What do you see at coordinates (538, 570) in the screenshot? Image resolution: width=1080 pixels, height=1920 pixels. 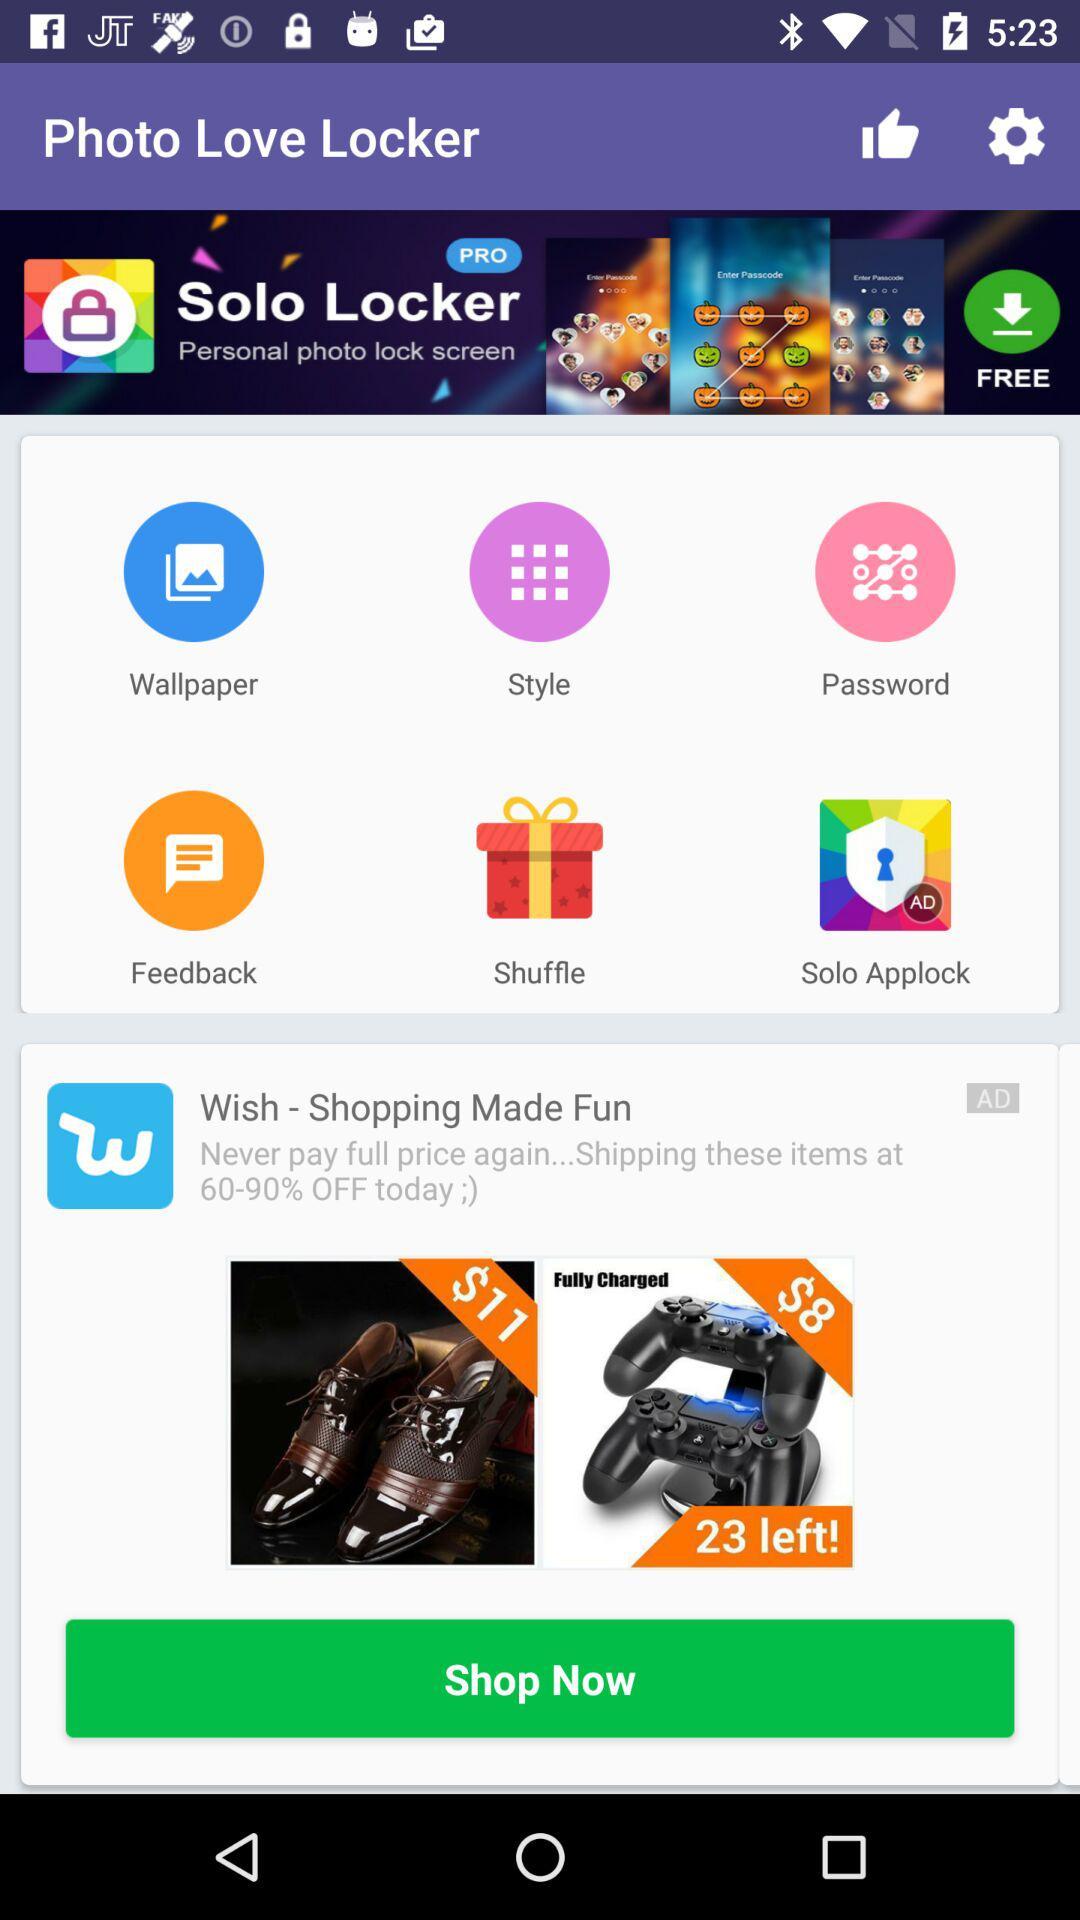 I see `style menu` at bounding box center [538, 570].